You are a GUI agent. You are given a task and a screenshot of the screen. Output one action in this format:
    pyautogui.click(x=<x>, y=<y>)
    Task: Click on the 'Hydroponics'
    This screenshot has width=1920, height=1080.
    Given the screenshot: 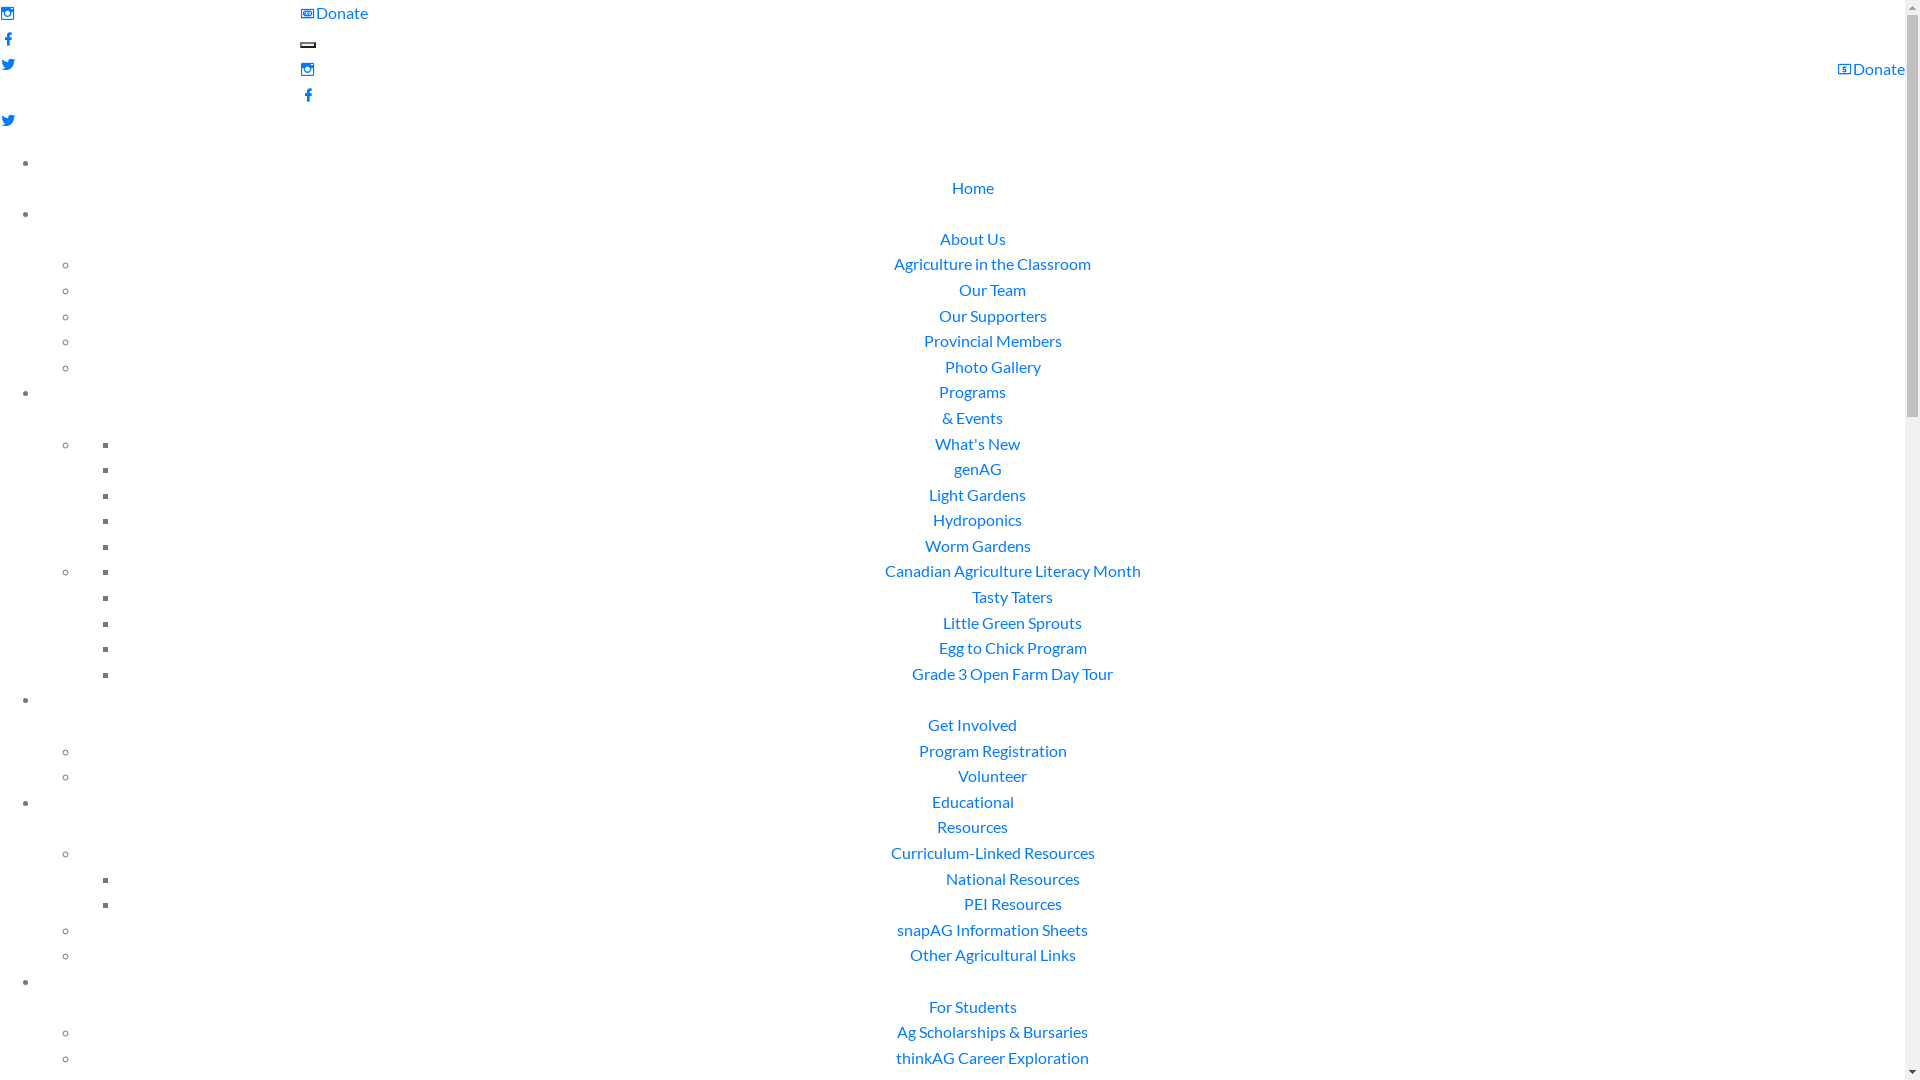 What is the action you would take?
    pyautogui.click(x=977, y=518)
    